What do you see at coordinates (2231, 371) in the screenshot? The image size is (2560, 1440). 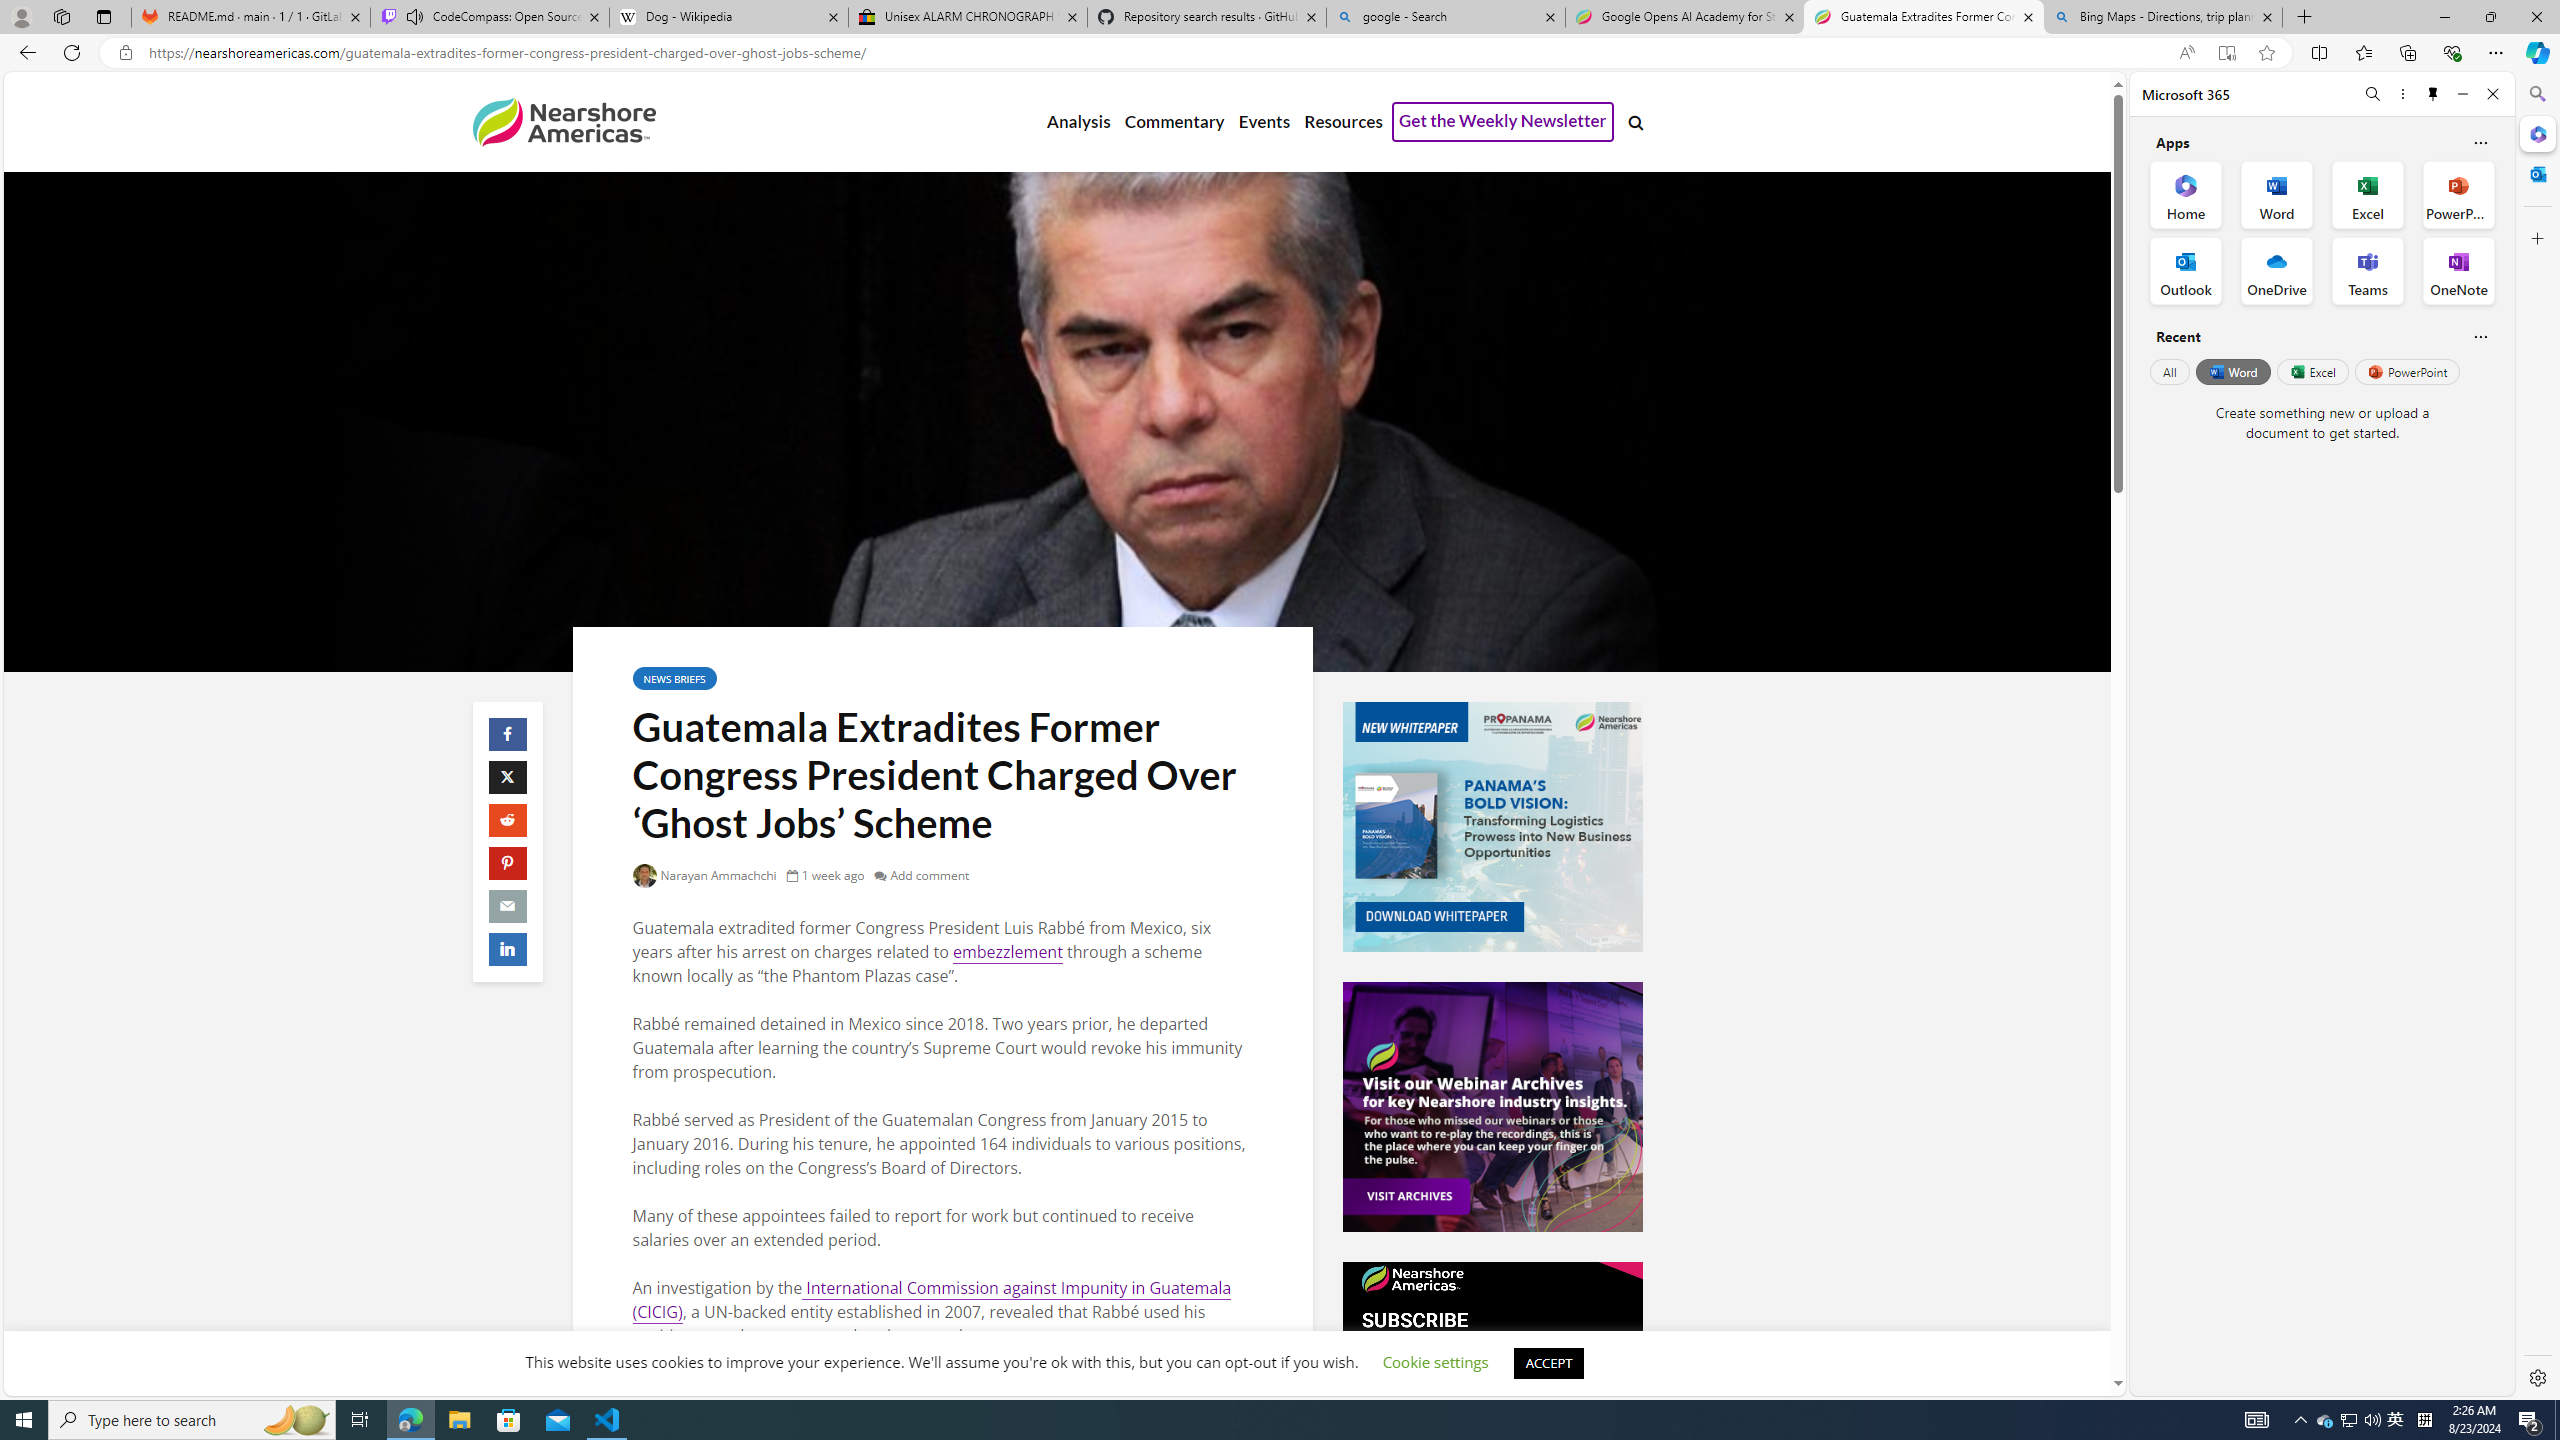 I see `'Word'` at bounding box center [2231, 371].